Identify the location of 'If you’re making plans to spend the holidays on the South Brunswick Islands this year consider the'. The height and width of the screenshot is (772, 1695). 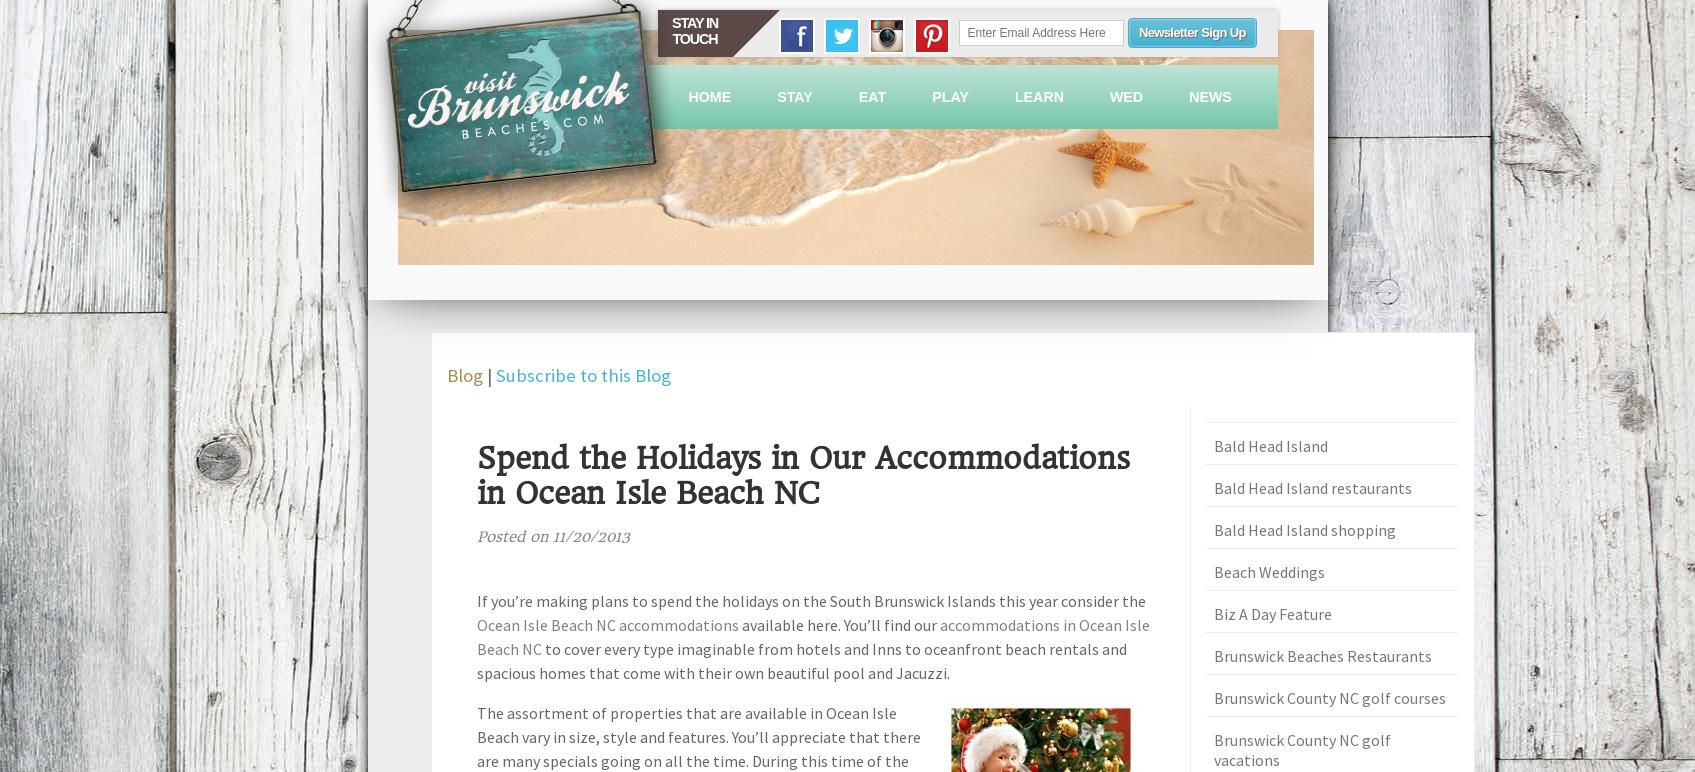
(474, 599).